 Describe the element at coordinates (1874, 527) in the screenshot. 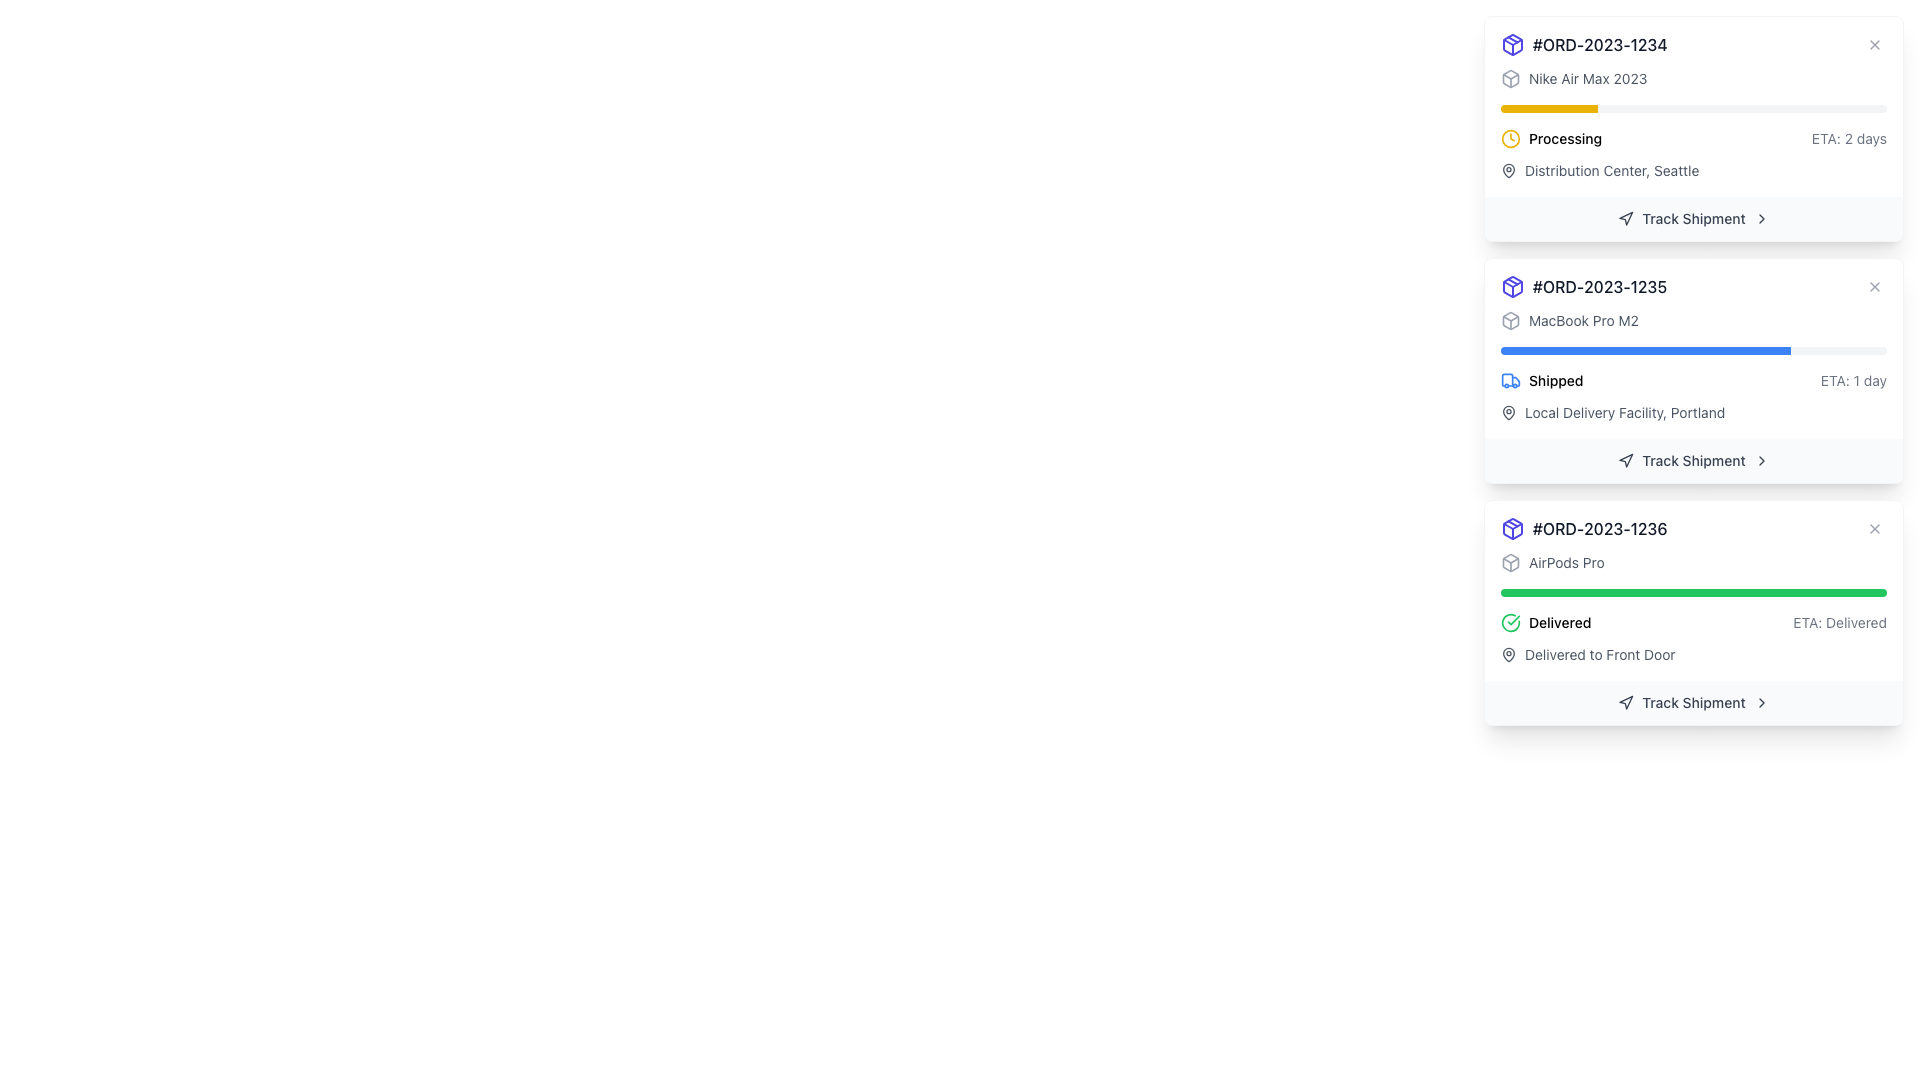

I see `the close button located in the top-right corner of the order card labeled '#ORD-2023-1236'` at that location.